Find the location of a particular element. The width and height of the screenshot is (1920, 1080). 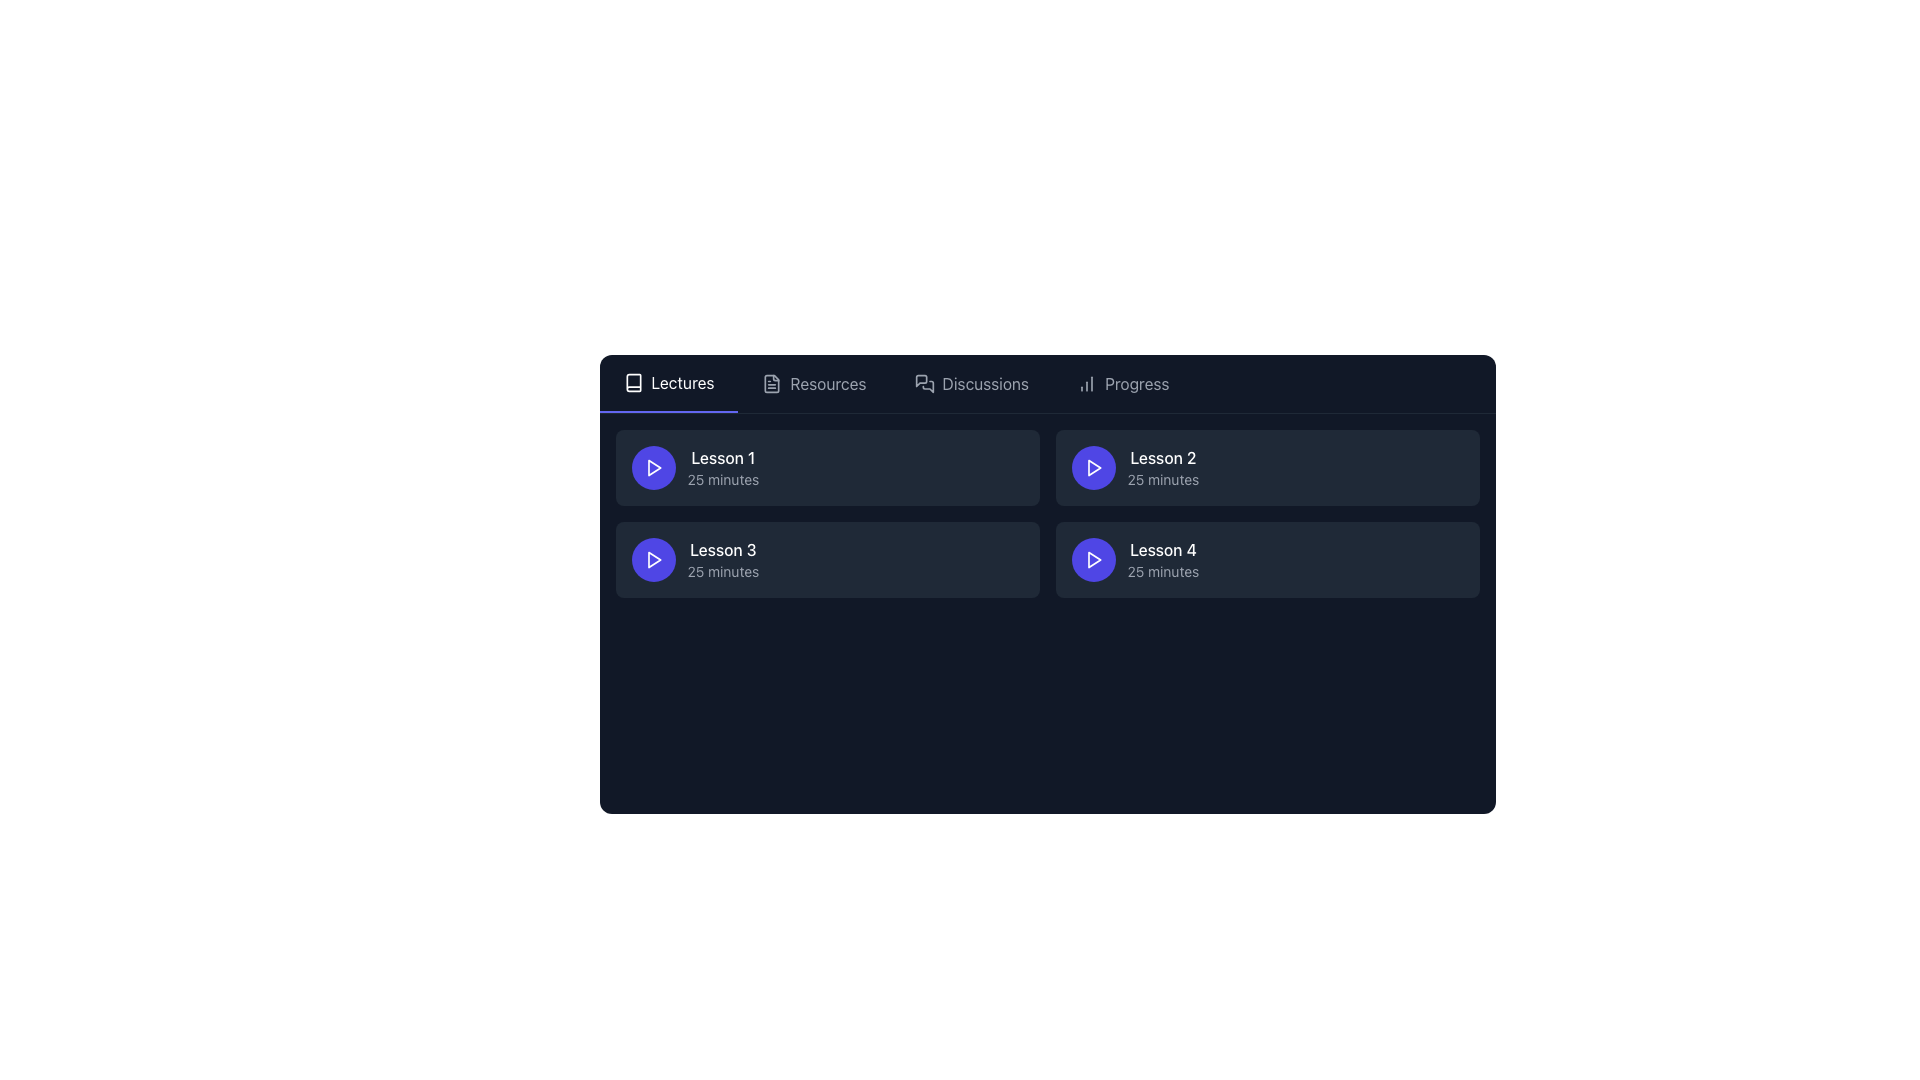

the Text Label in the Navigation Tab that represents the 'Progress' section is located at coordinates (1137, 384).